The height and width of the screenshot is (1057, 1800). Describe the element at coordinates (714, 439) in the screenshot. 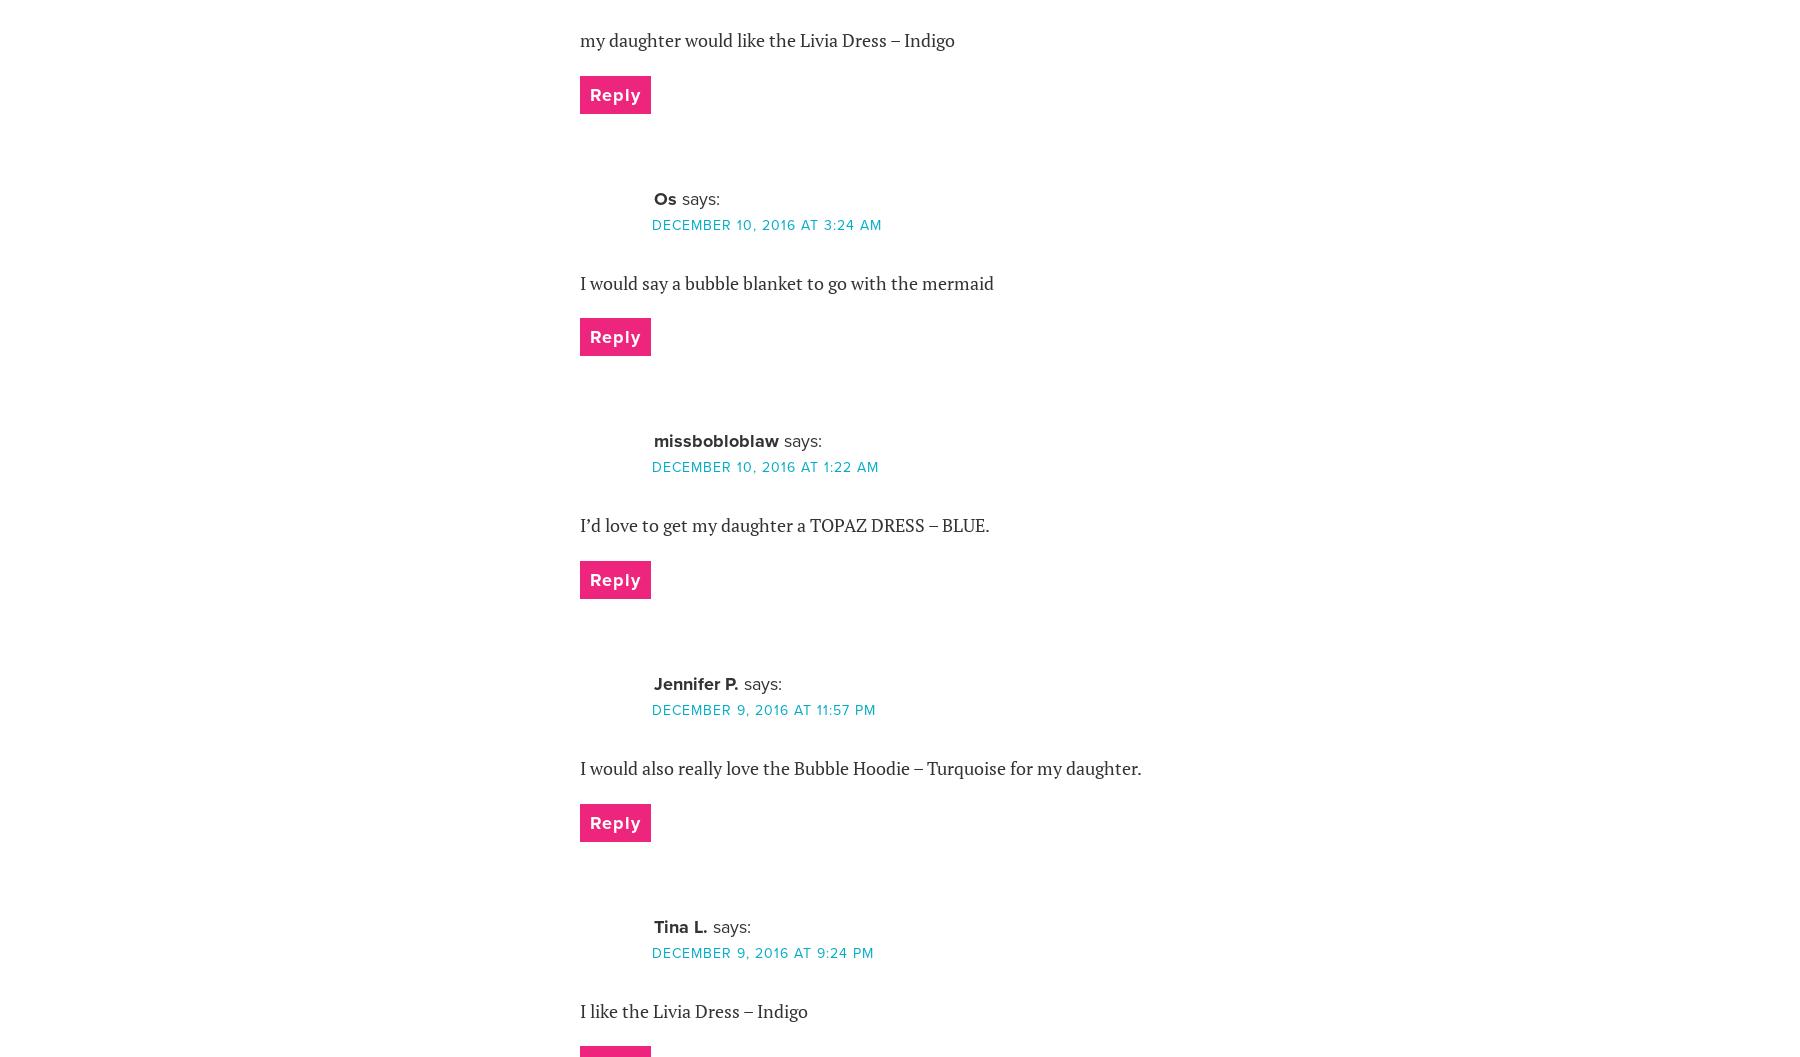

I see `'missbobloblaw'` at that location.